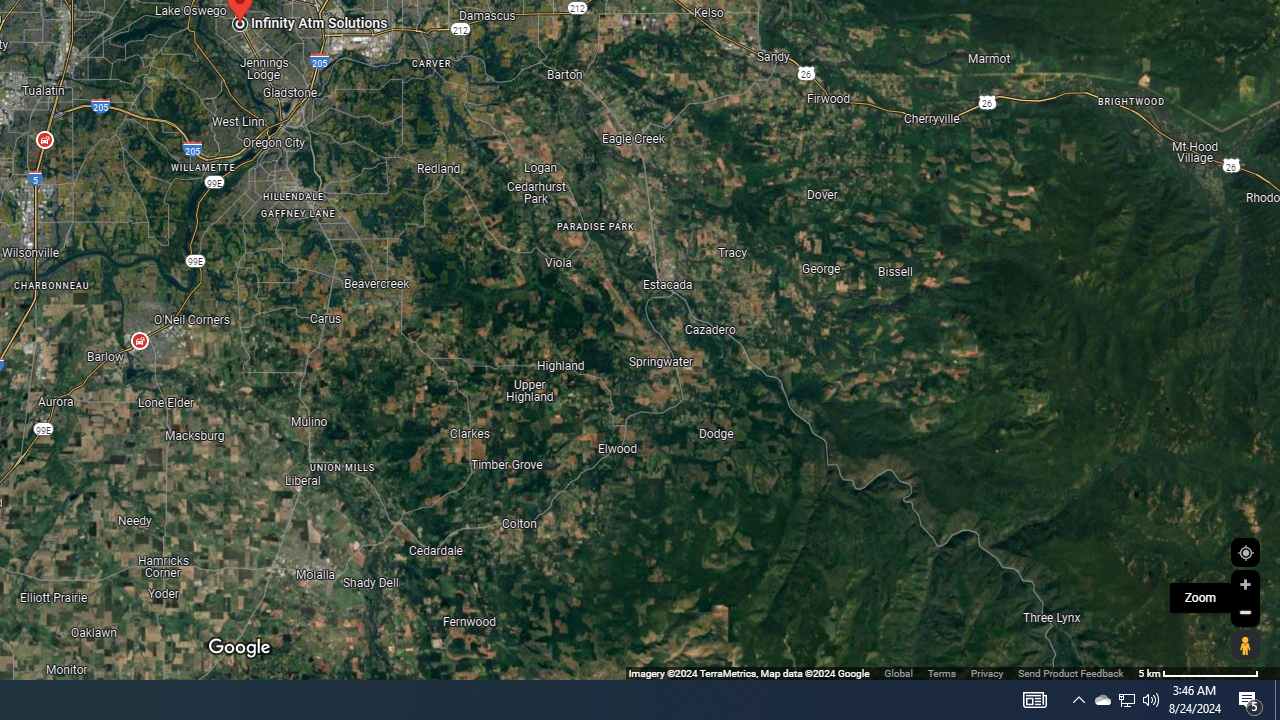 This screenshot has width=1280, height=720. I want to click on 'Global', so click(897, 673).